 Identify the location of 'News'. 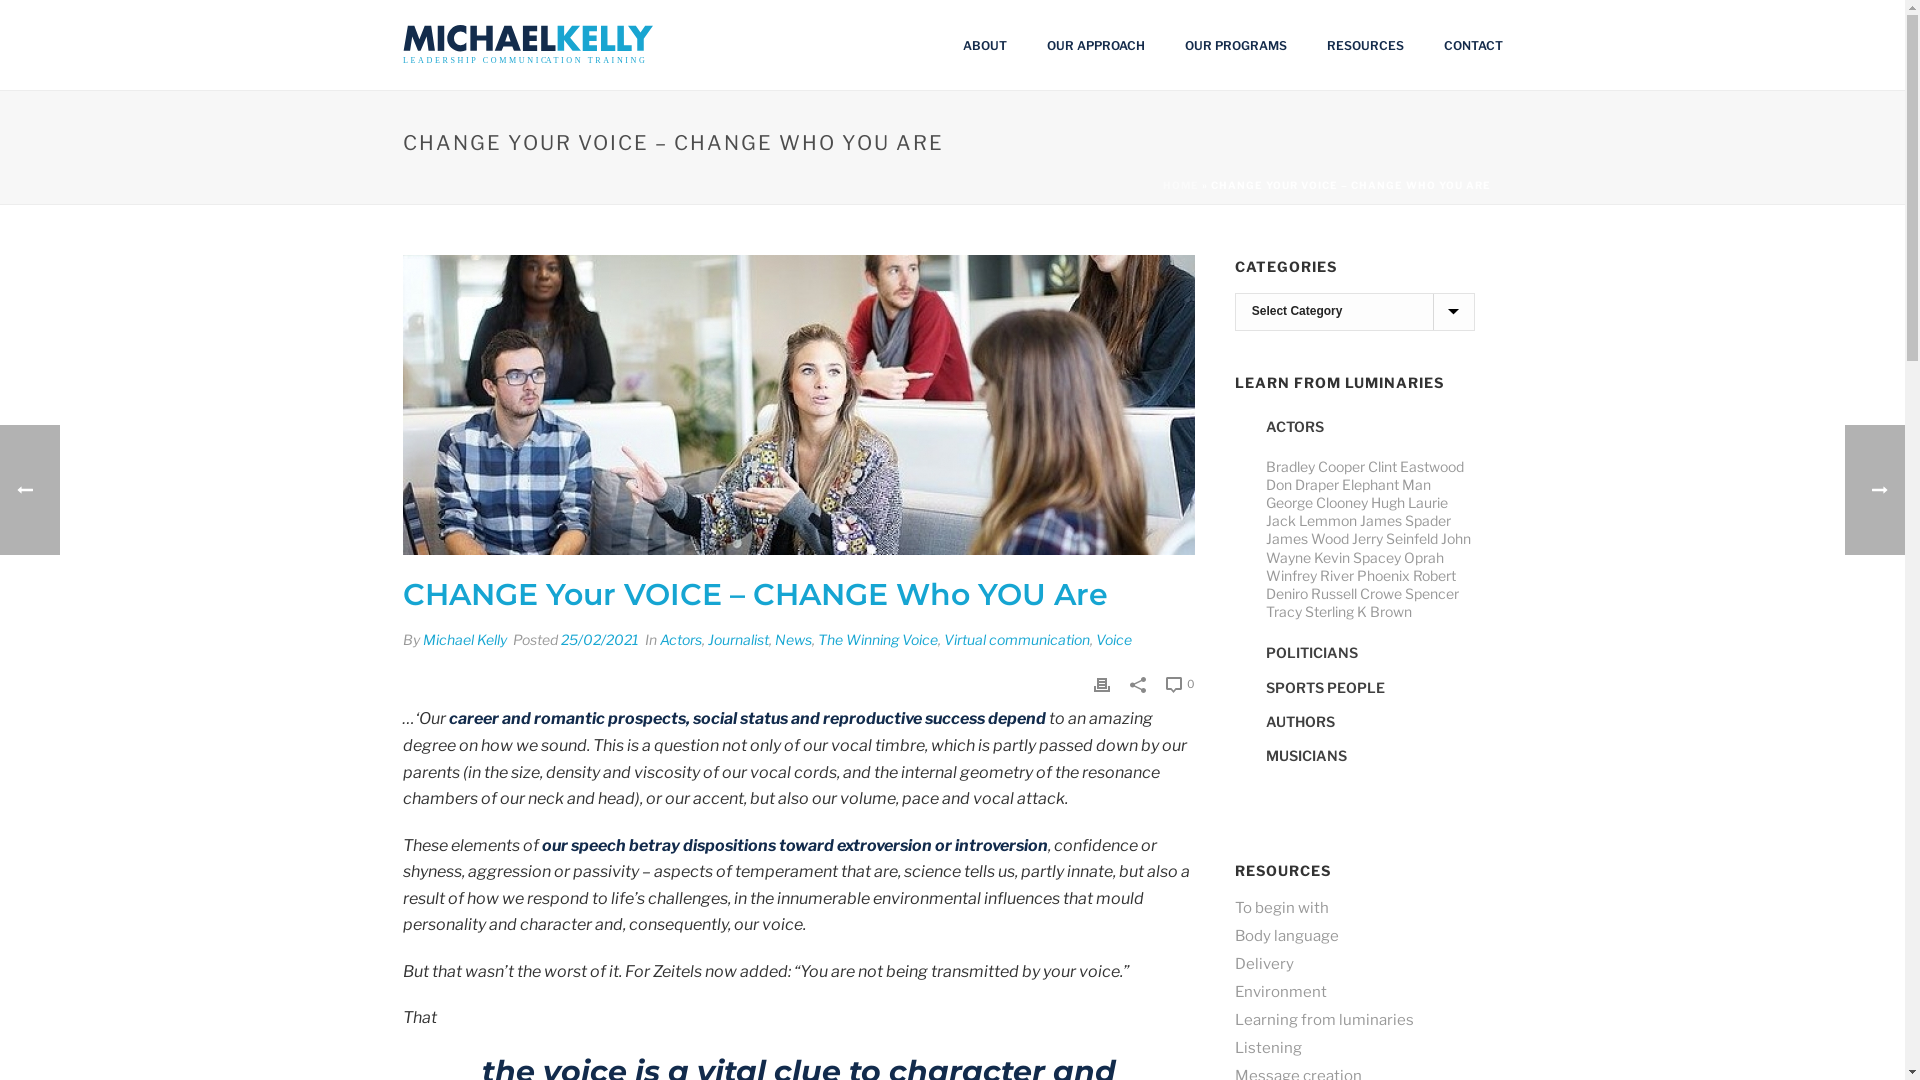
(791, 639).